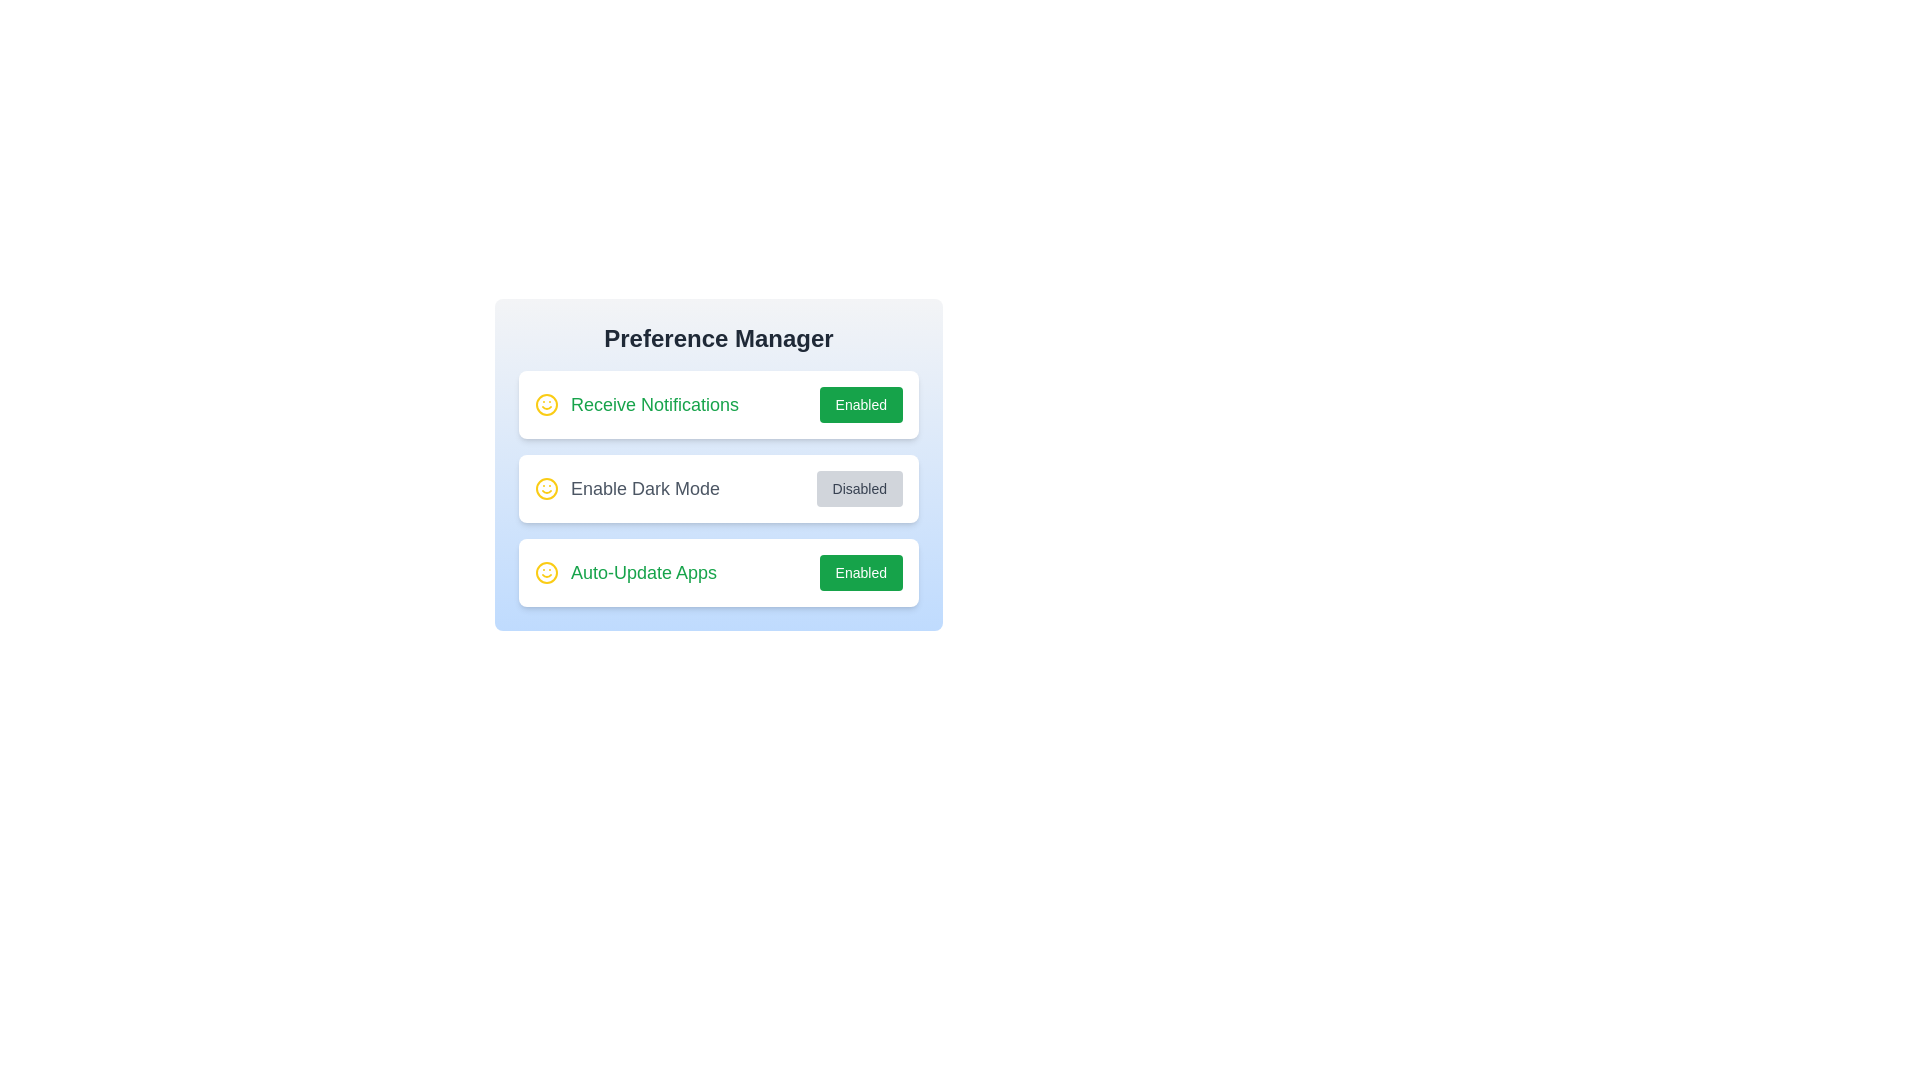  What do you see at coordinates (547, 489) in the screenshot?
I see `the smiley icon associated with the preference 'Enable Dark Mode' to explore its interaction` at bounding box center [547, 489].